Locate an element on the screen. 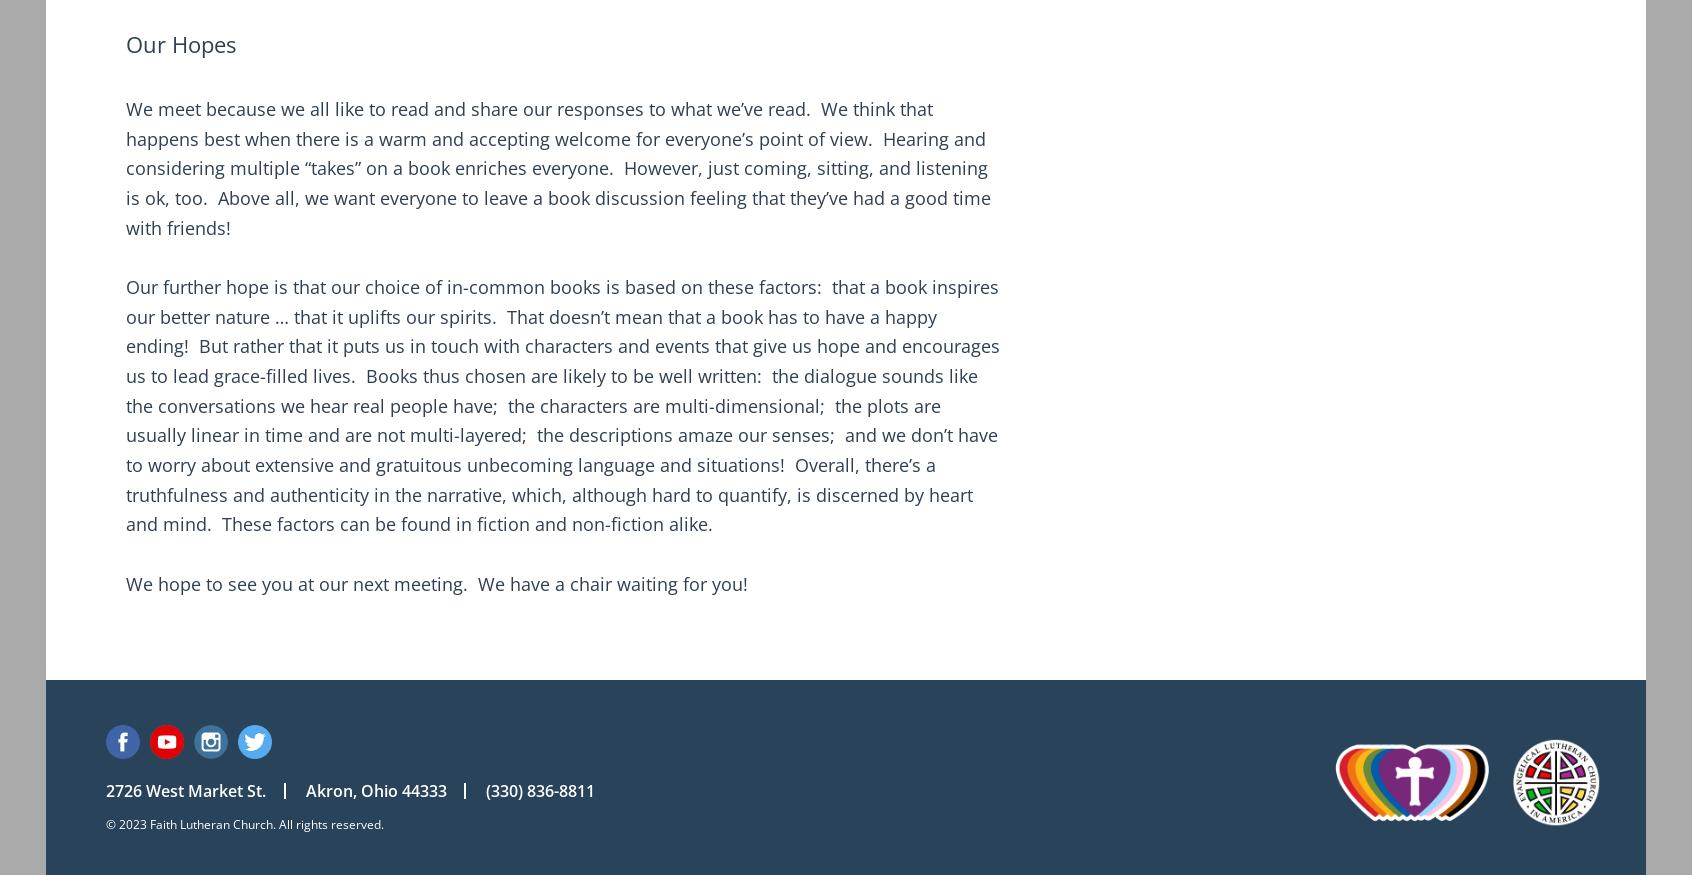  'Our further hope is that our choice of in-common books is based on these factors:  that a book inspires our better nature … that it uplifts our spirits.  That doesn’t mean that a book has to have a happy ending!  But rather that it puts us in touch with characters and events that give us hope and encourages us to lead grace-filled lives.  Books thus chosen are likely to be well written:  the dialogue sounds like the conversations we hear real people have;  the characters are multi-dimensional;  the plots are usually linear in time and are not multi-layered;  the descriptions amaze our senses;  and we don’t have to worry about extensive and gratuitous unbecoming language and situations!  Overall, there’s a truthfulness and authenticity in the narrative, which, although hard to quantify, is discerned by heart and mind.  These factors can be found in fiction and non-fiction alike.' is located at coordinates (562, 404).